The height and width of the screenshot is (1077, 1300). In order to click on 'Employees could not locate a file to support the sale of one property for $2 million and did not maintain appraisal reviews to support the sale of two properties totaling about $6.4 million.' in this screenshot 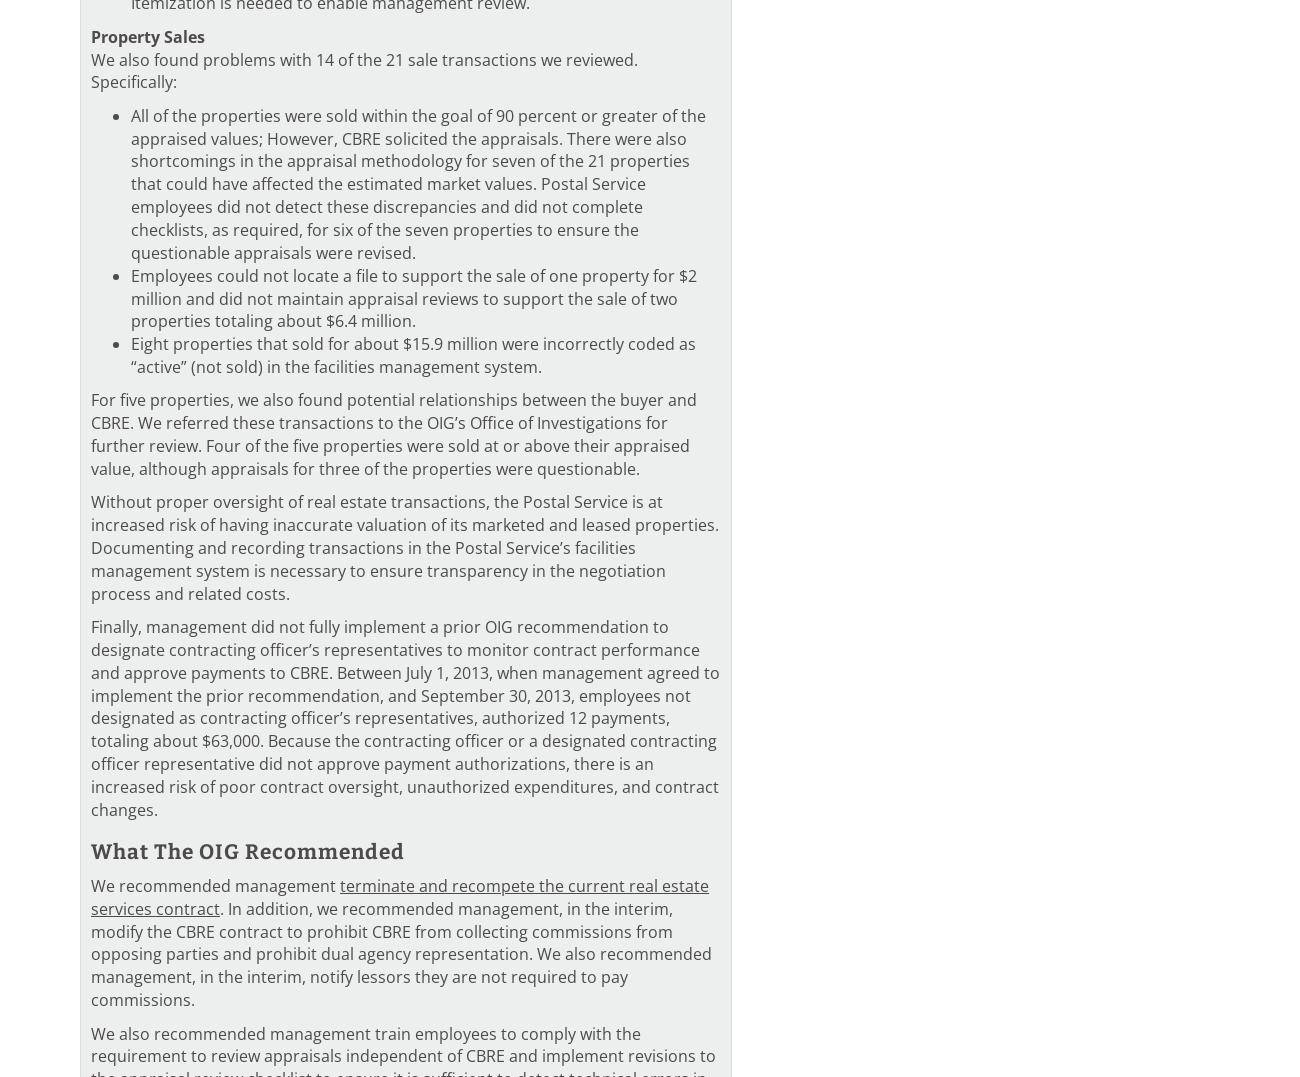, I will do `click(414, 298)`.